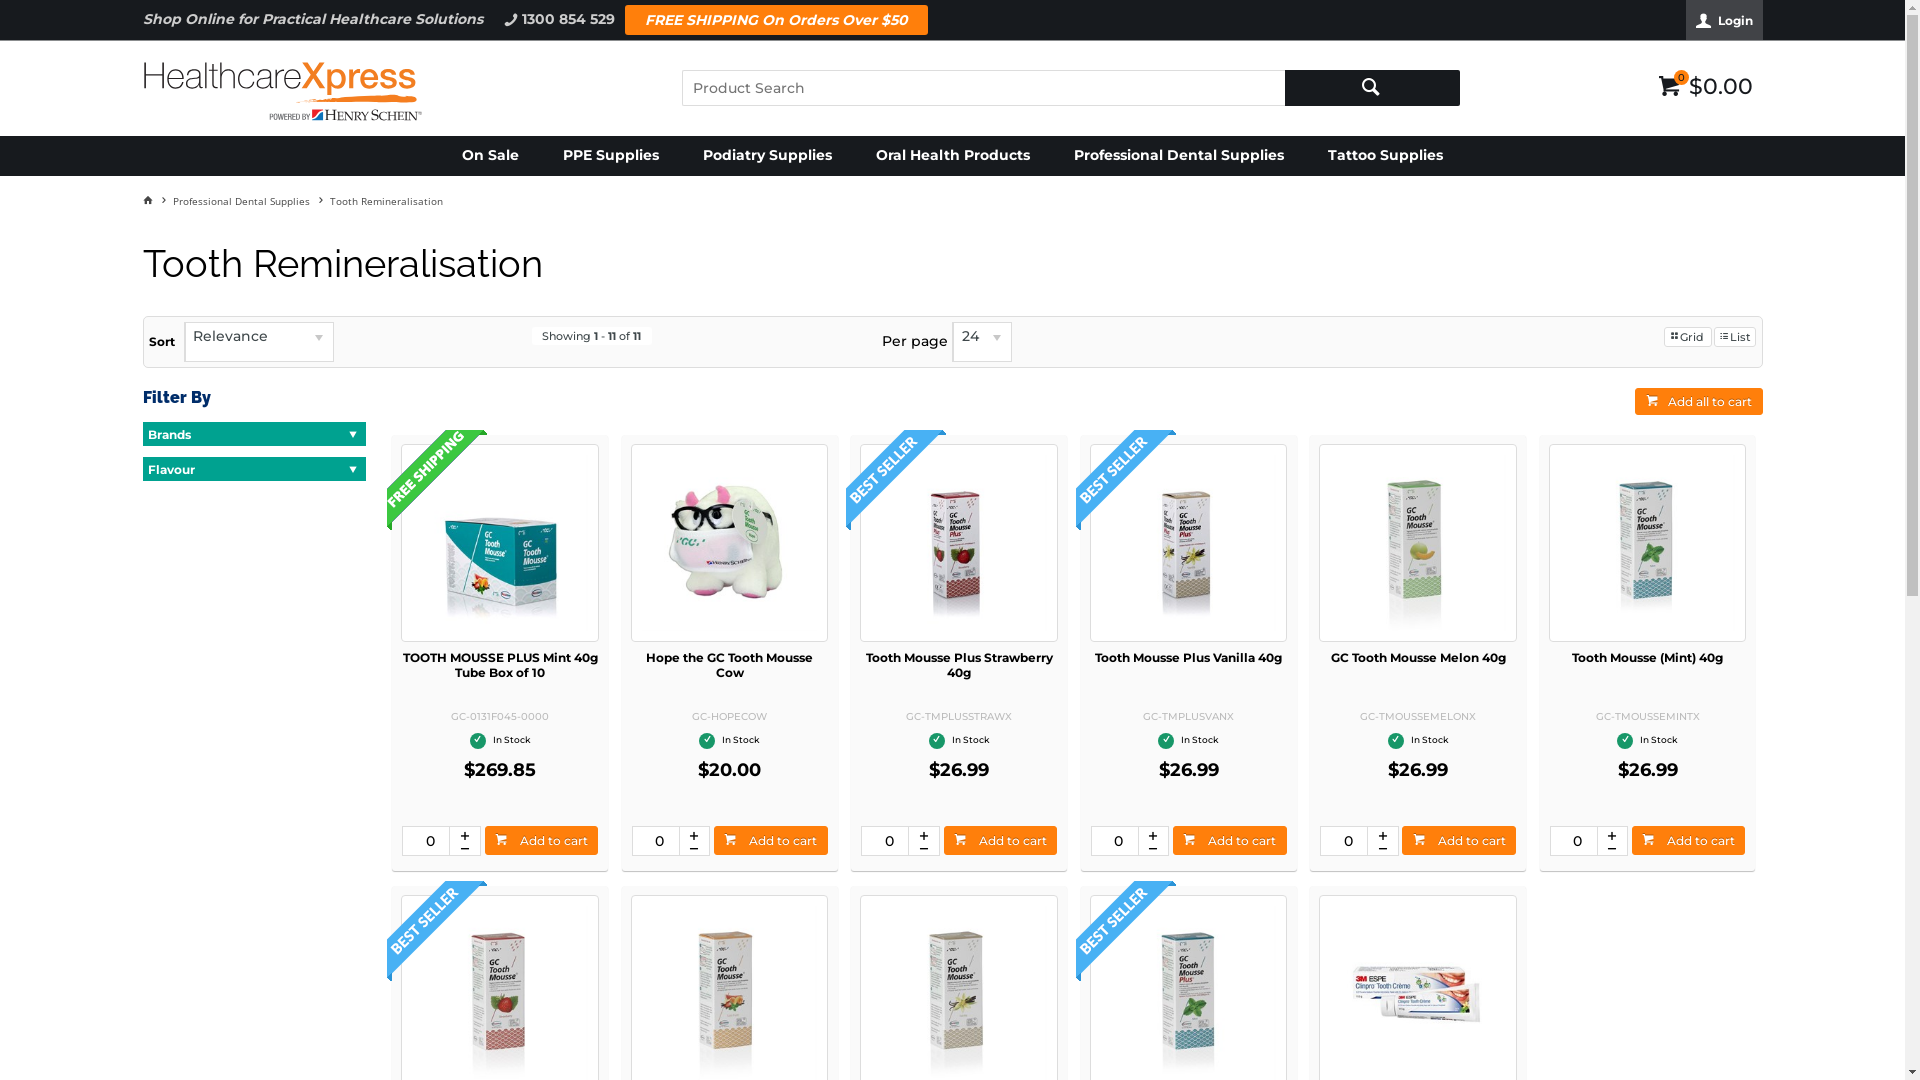 The width and height of the screenshot is (1920, 1080). Describe the element at coordinates (1684, 19) in the screenshot. I see `'Login'` at that location.